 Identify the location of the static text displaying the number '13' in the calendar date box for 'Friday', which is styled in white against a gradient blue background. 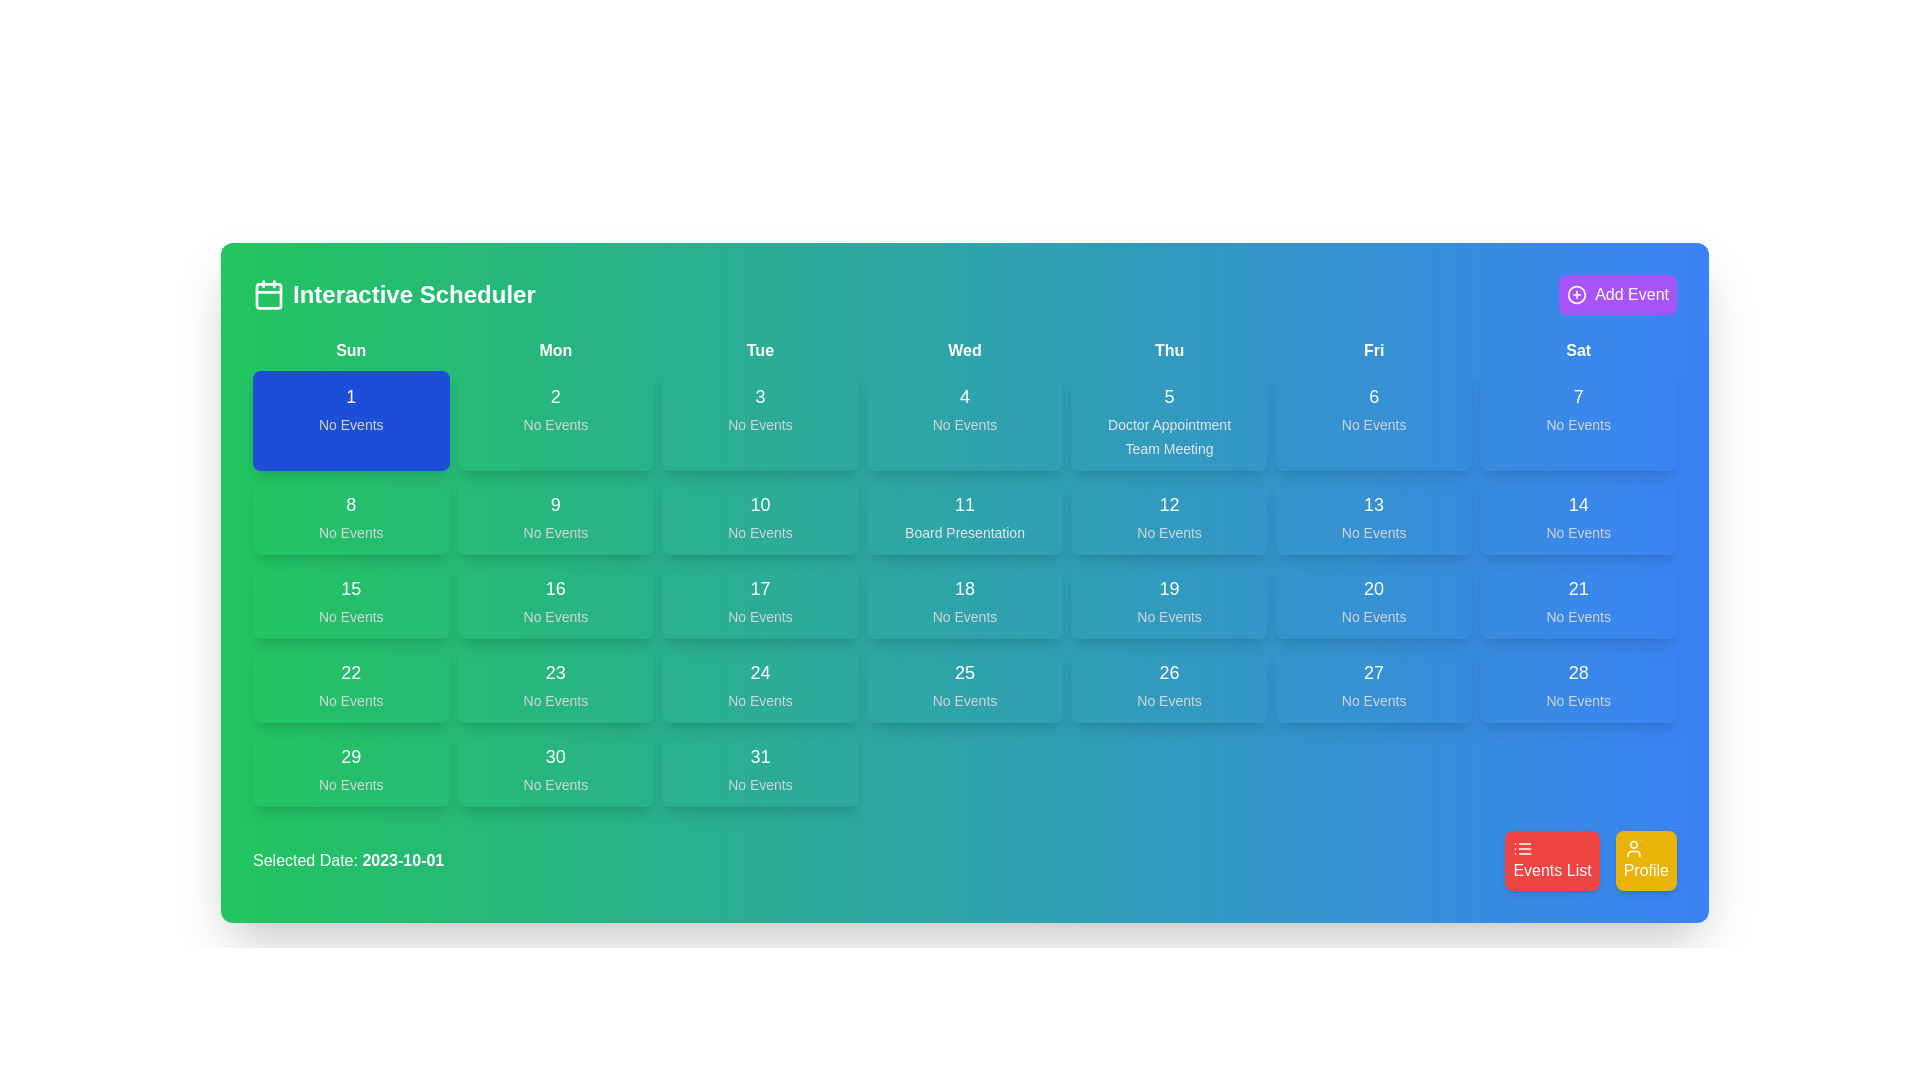
(1373, 504).